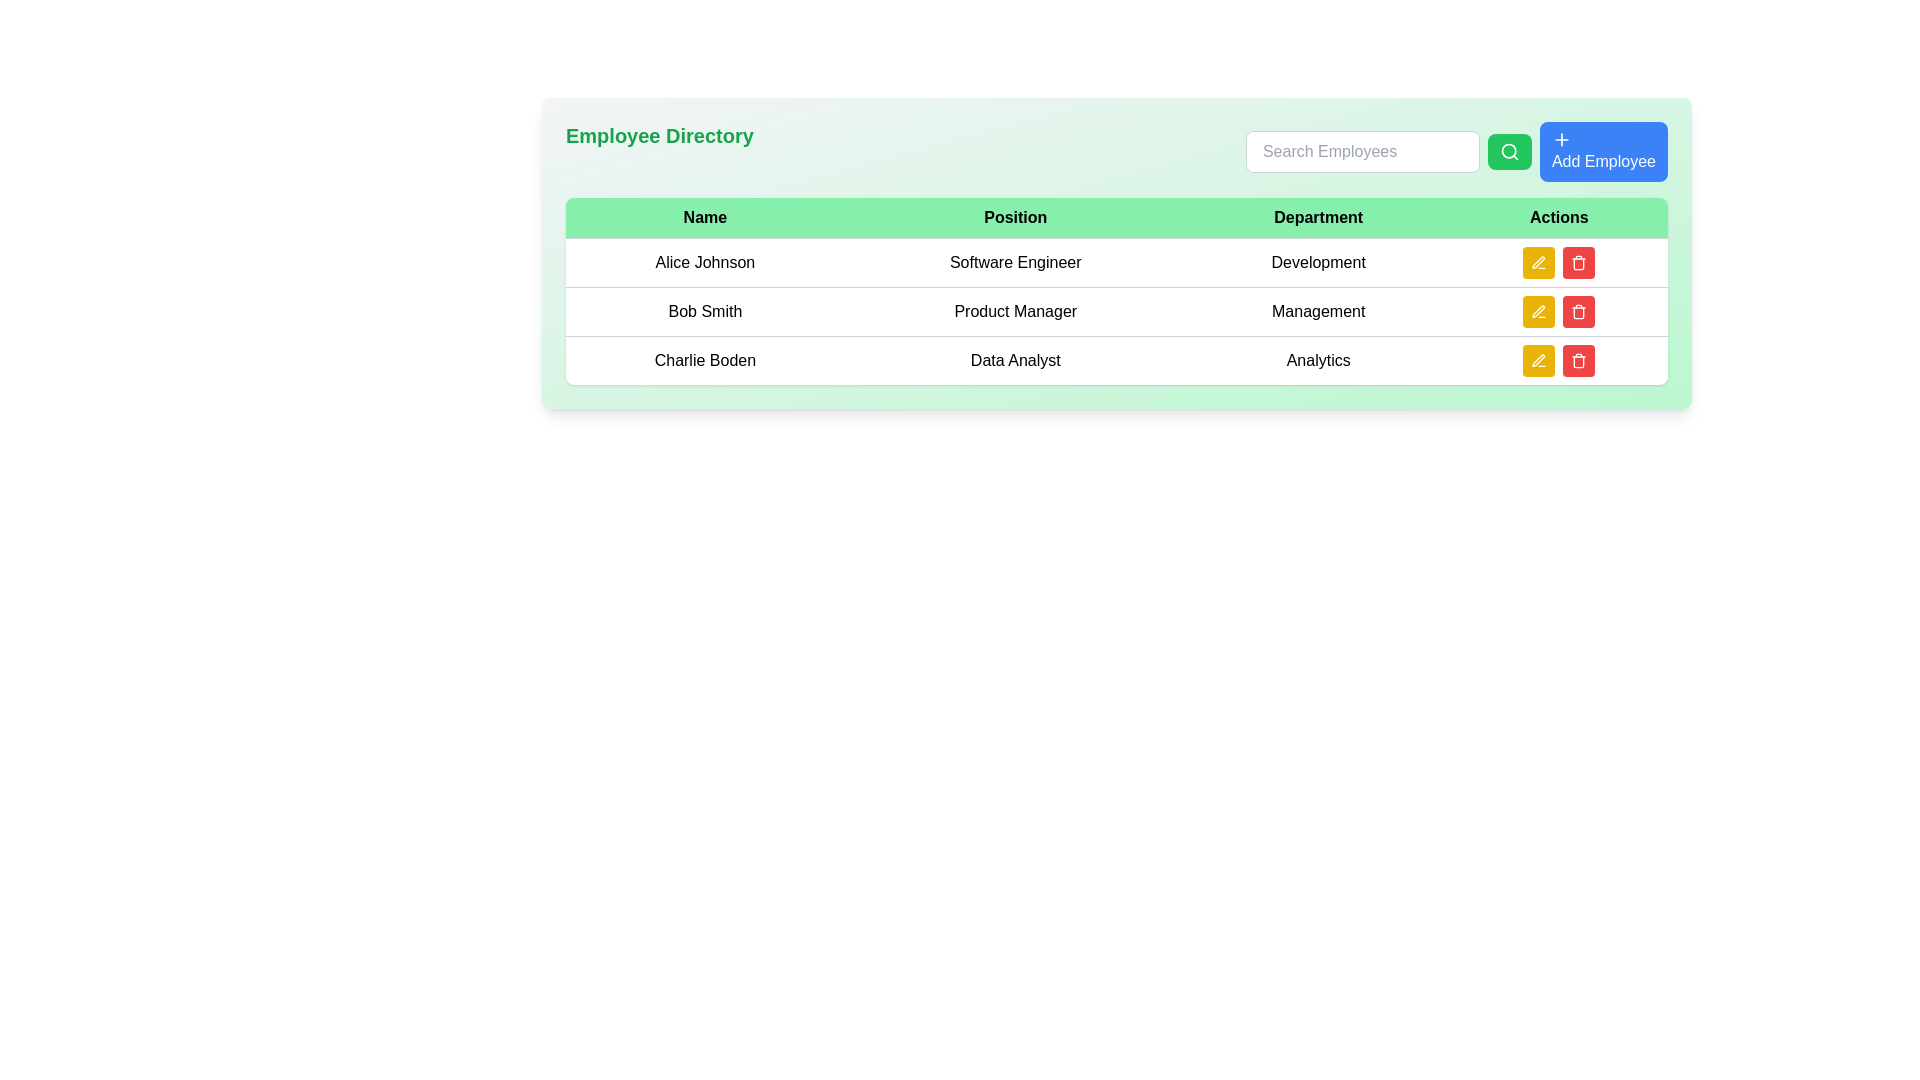  What do you see at coordinates (1509, 150) in the screenshot?
I see `the magnifying glass icon button with a green background, located between the search input bar and the blue 'Add Employee' button` at bounding box center [1509, 150].